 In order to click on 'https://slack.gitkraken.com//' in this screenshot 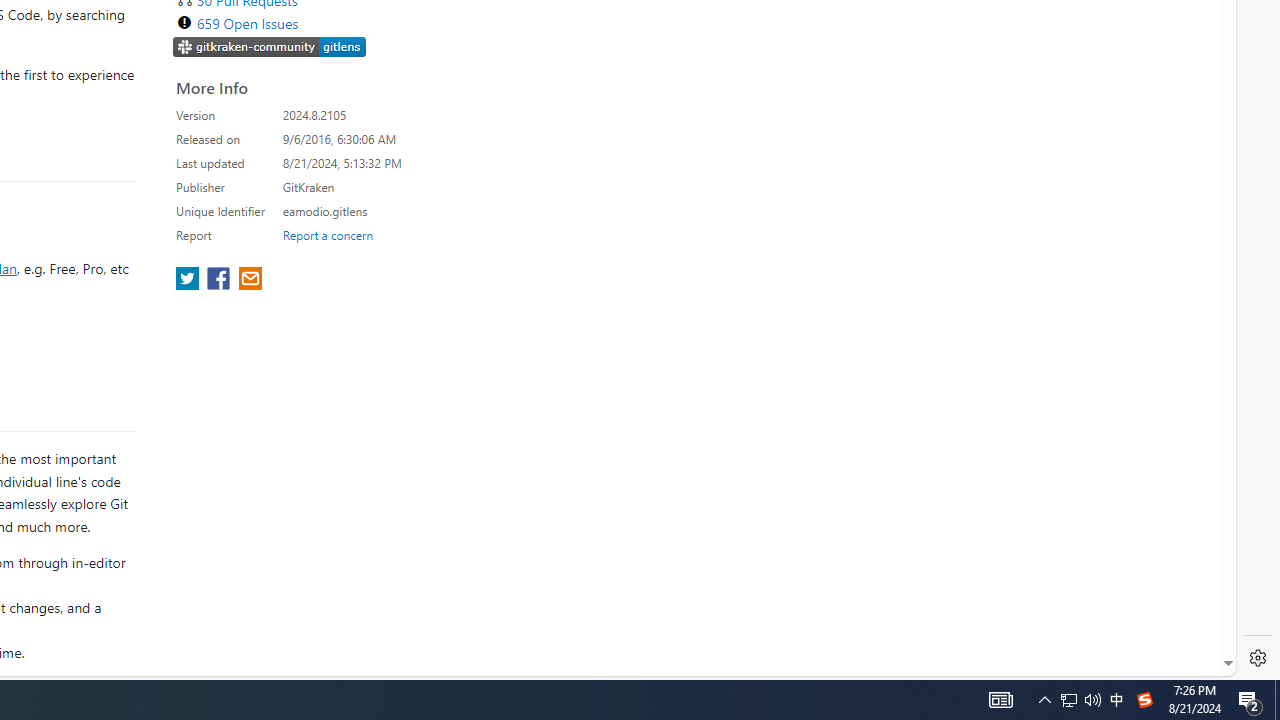, I will do `click(269, 47)`.